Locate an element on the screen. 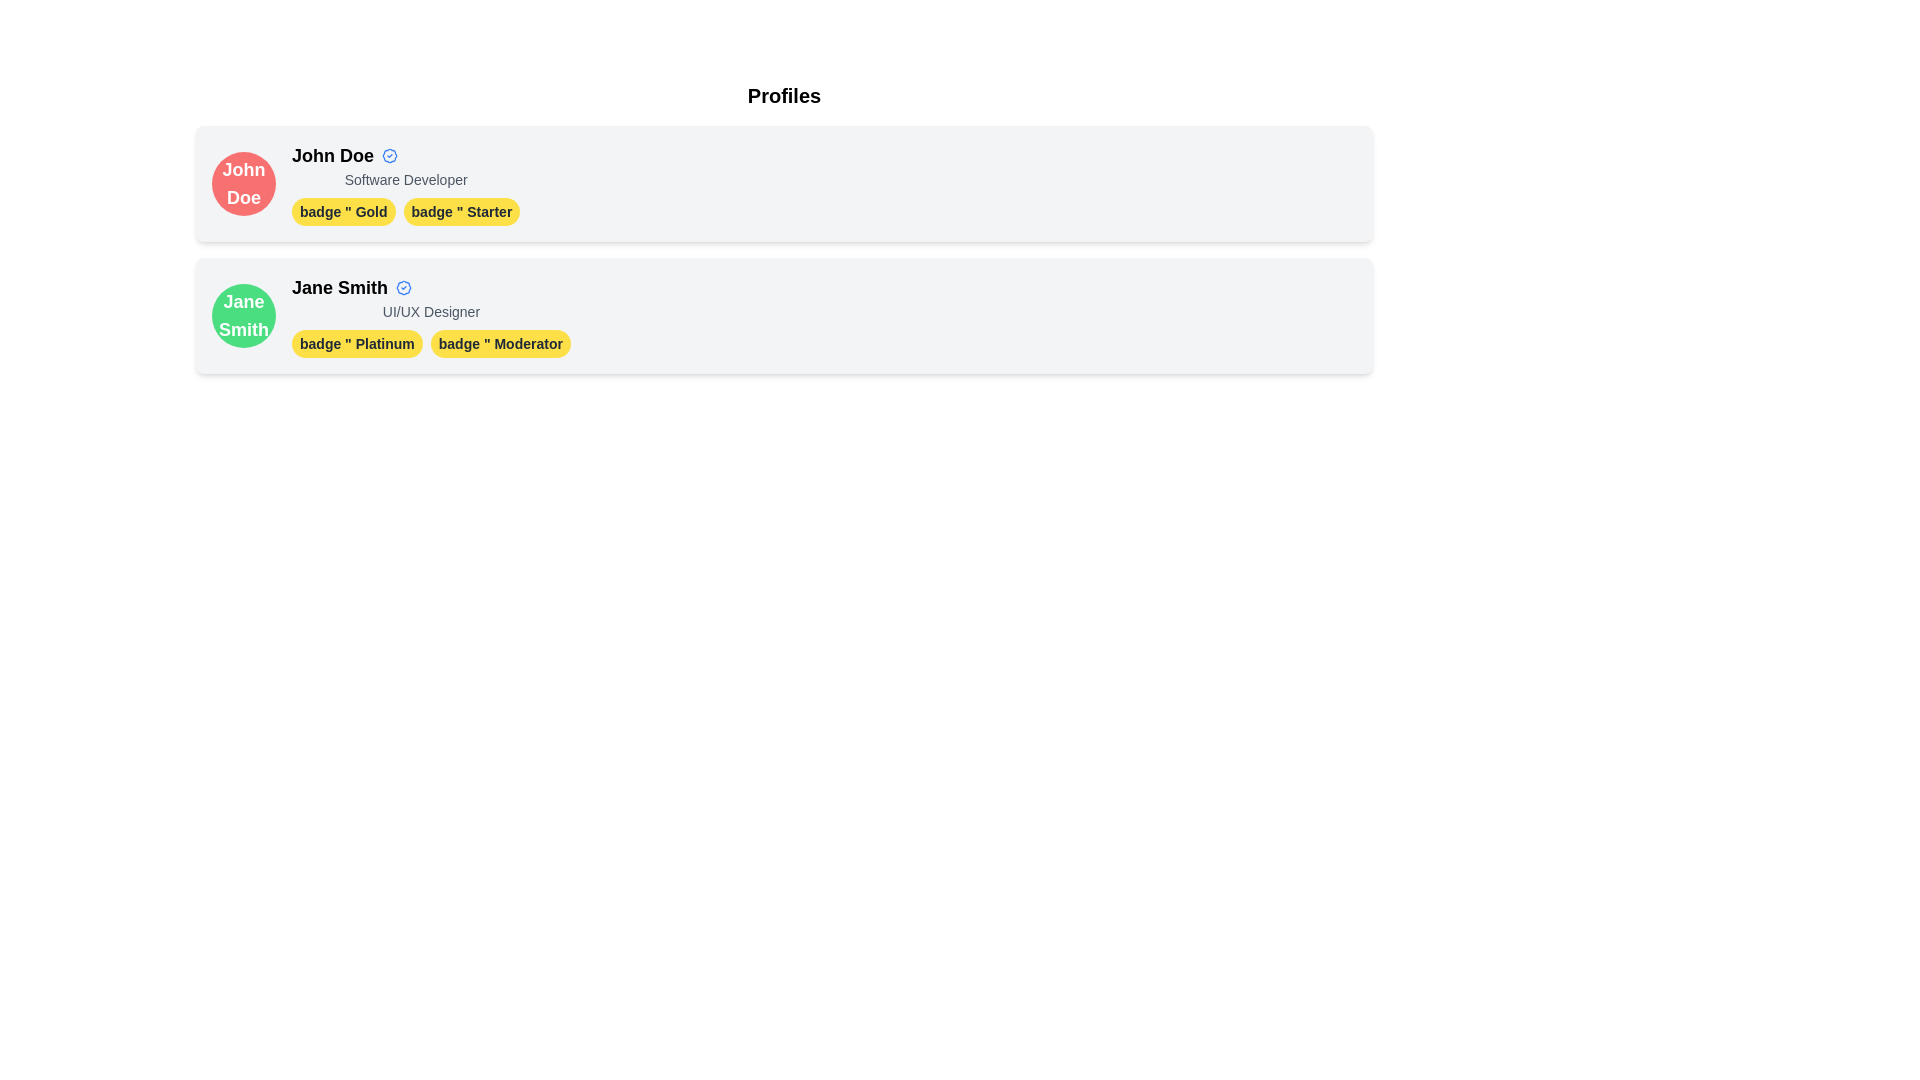 This screenshot has width=1920, height=1080. the circular red background containing the bold white text 'John Doe' in the first profile card at the top left corner of the interface is located at coordinates (243, 184).